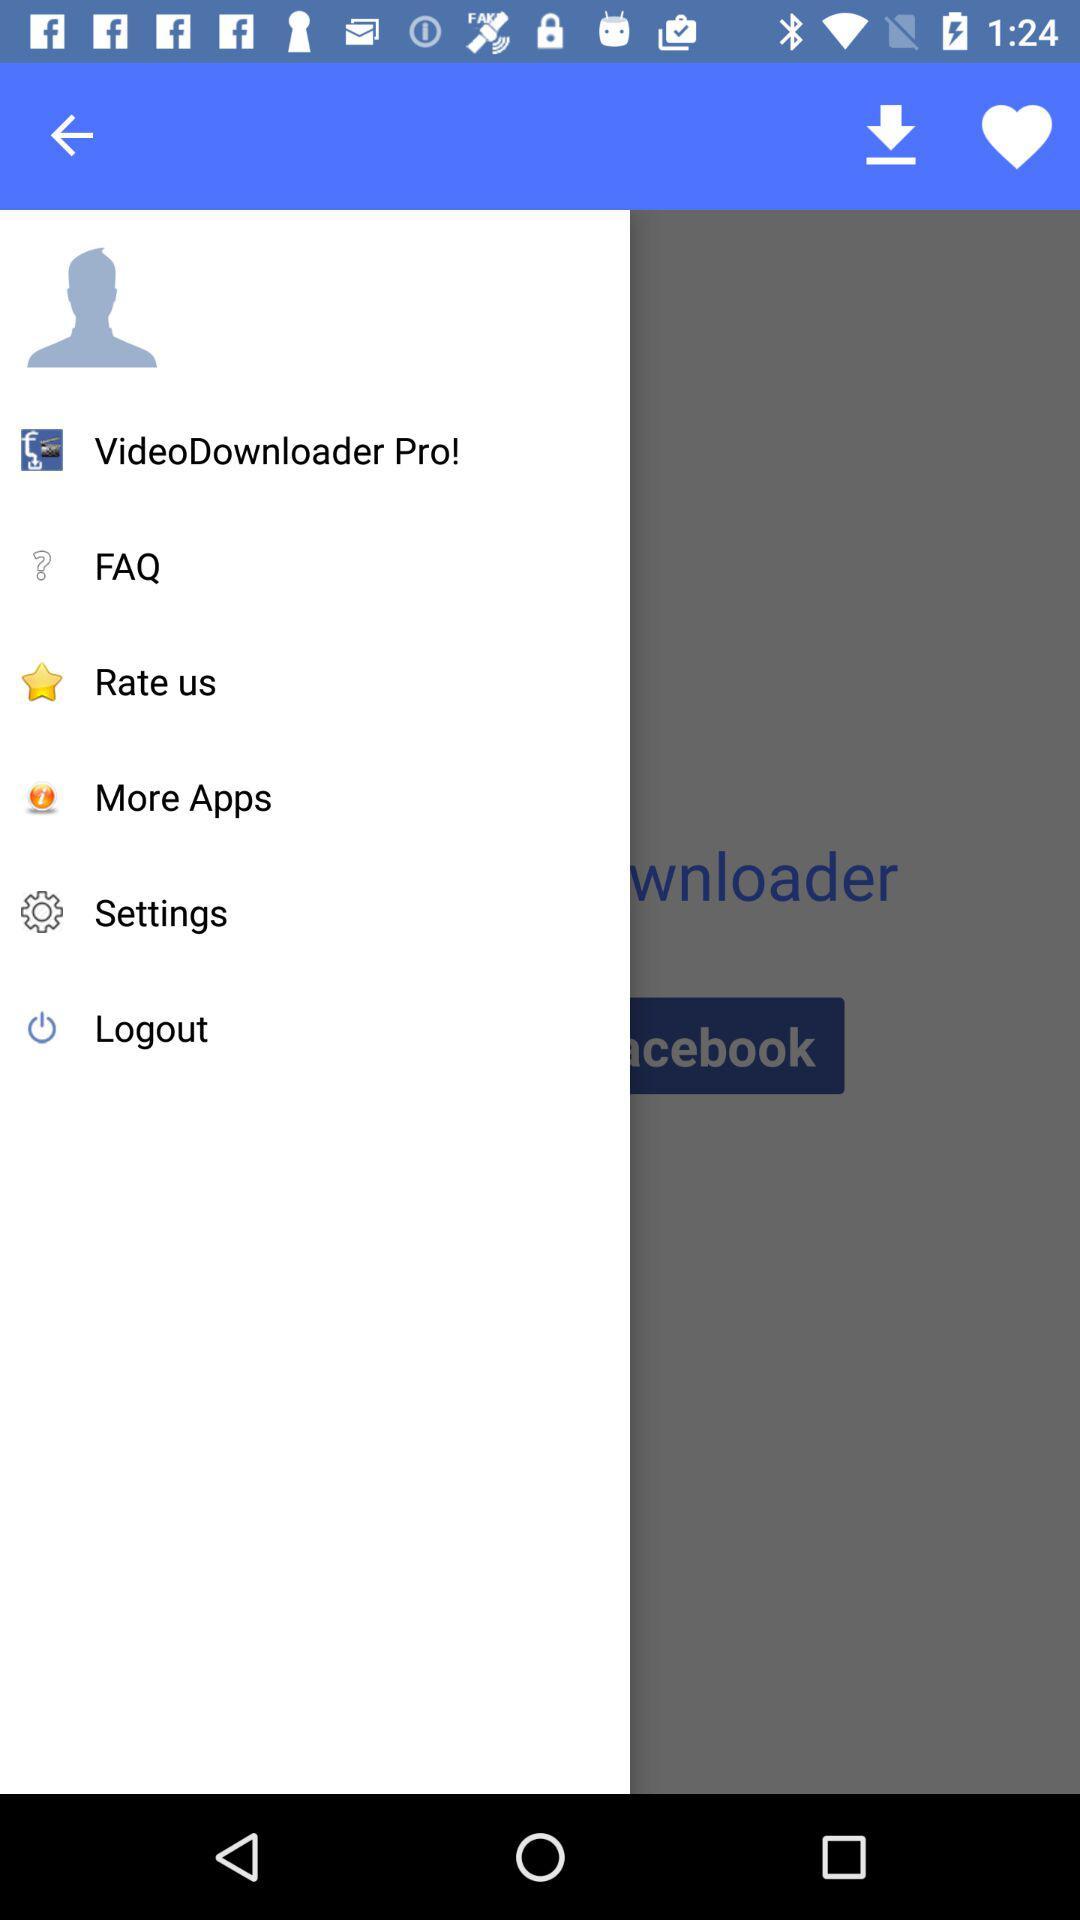 The width and height of the screenshot is (1080, 1920). I want to click on more apps, so click(183, 795).